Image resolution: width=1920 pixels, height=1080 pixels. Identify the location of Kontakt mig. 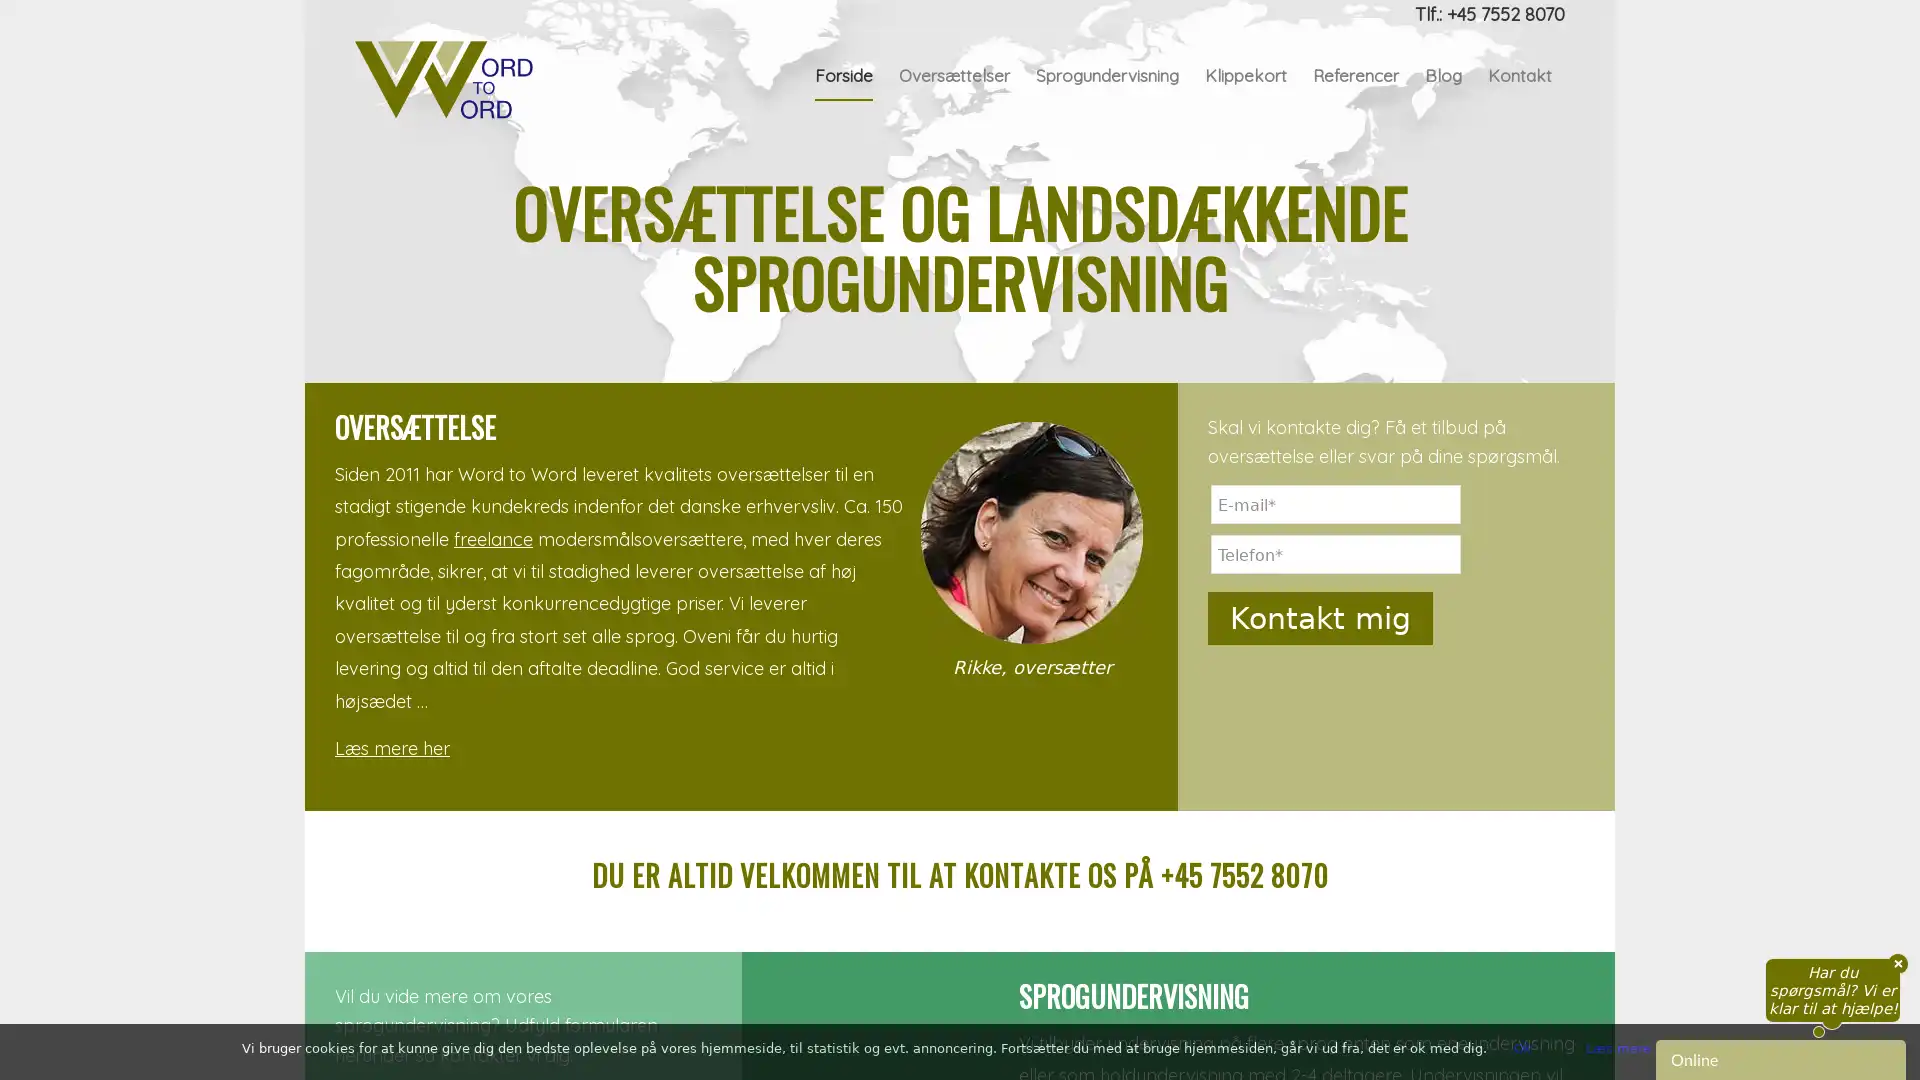
(1320, 882).